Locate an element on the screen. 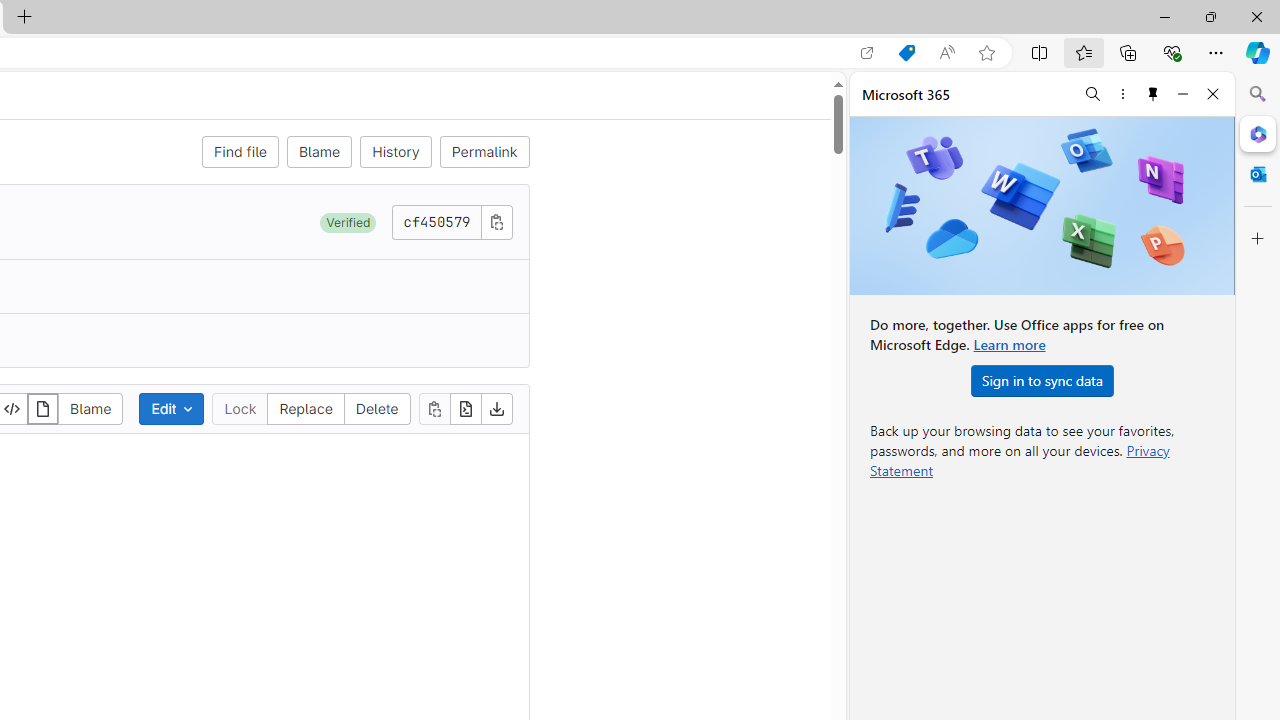 Image resolution: width=1280 pixels, height=720 pixels. 'Verified' is located at coordinates (348, 222).